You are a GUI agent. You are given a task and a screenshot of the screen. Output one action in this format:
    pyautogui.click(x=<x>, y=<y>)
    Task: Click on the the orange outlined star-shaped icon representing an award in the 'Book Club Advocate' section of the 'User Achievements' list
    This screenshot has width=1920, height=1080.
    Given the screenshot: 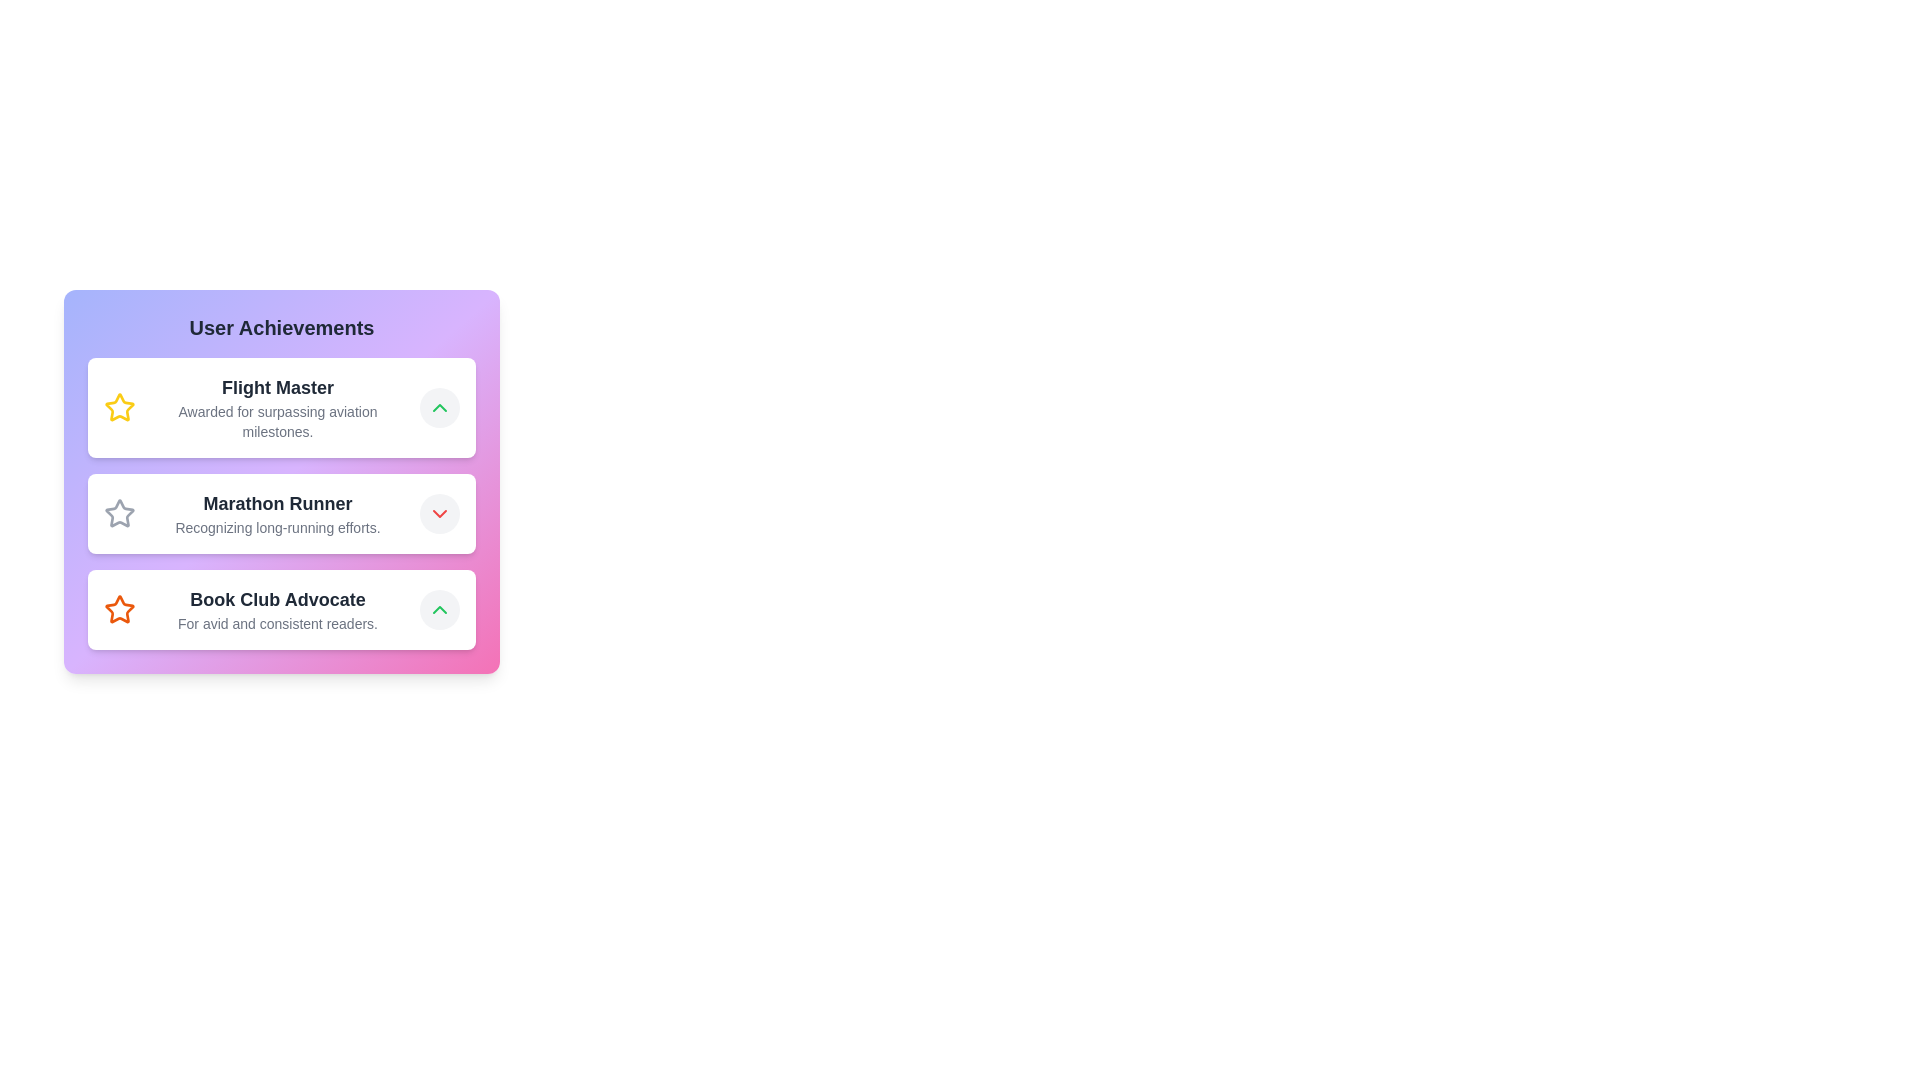 What is the action you would take?
    pyautogui.click(x=119, y=608)
    